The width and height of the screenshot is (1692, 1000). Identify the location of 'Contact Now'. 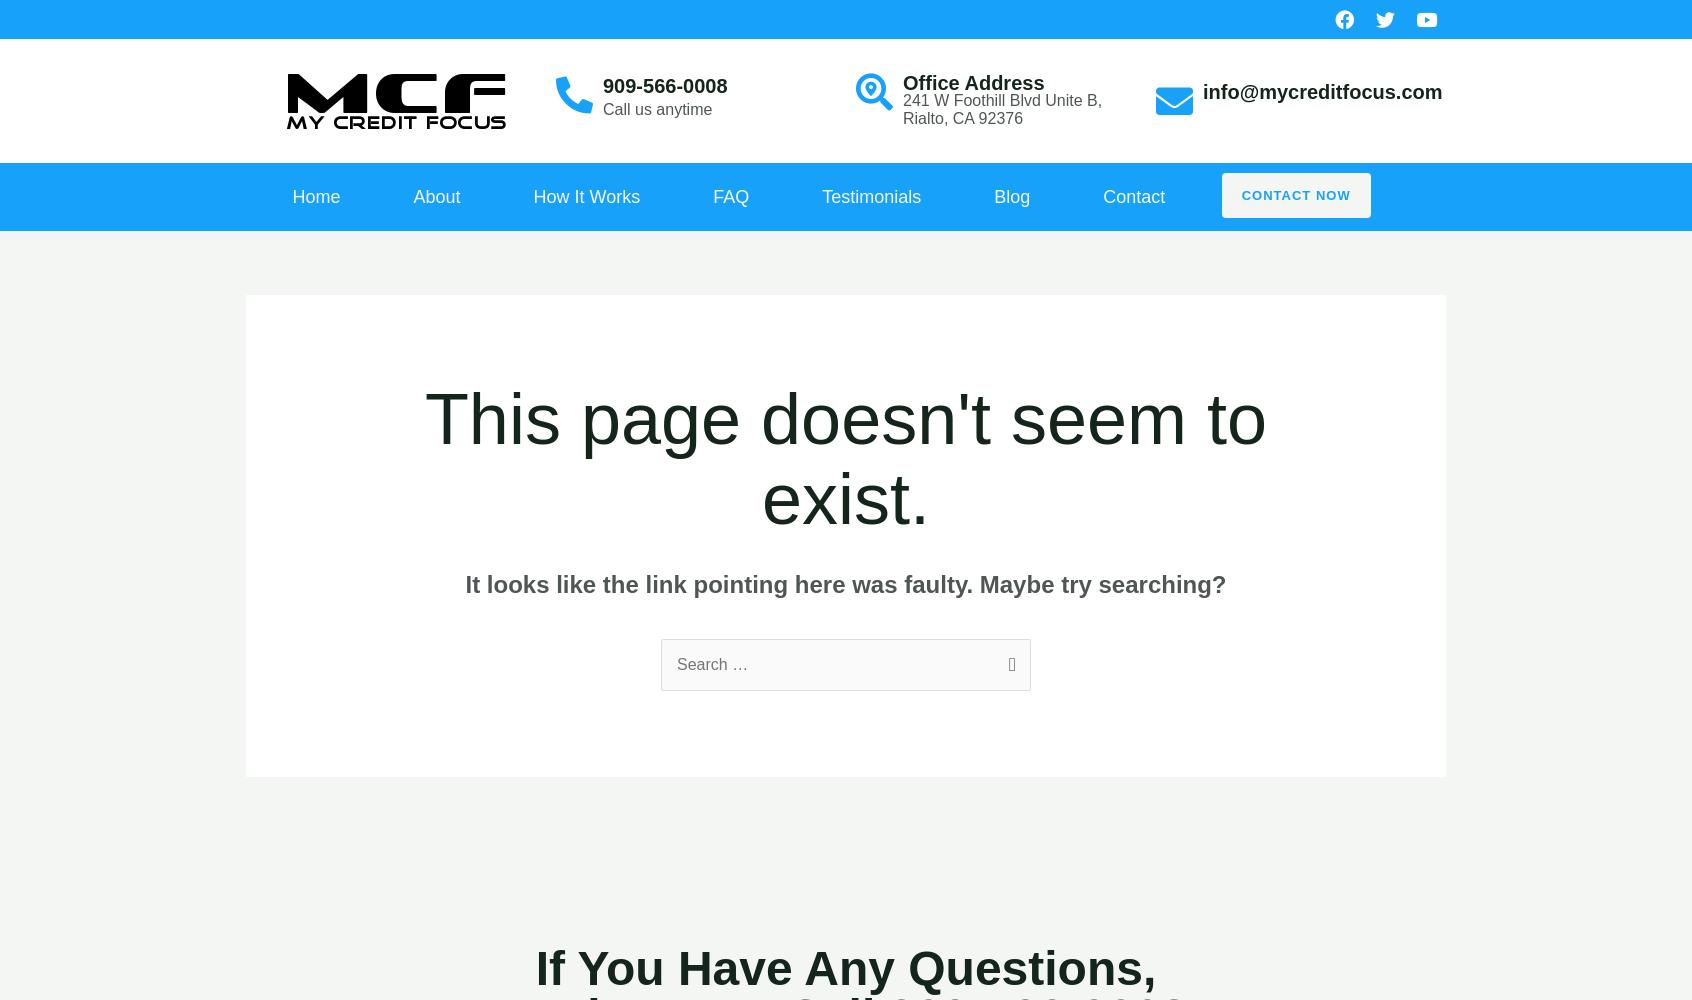
(1294, 194).